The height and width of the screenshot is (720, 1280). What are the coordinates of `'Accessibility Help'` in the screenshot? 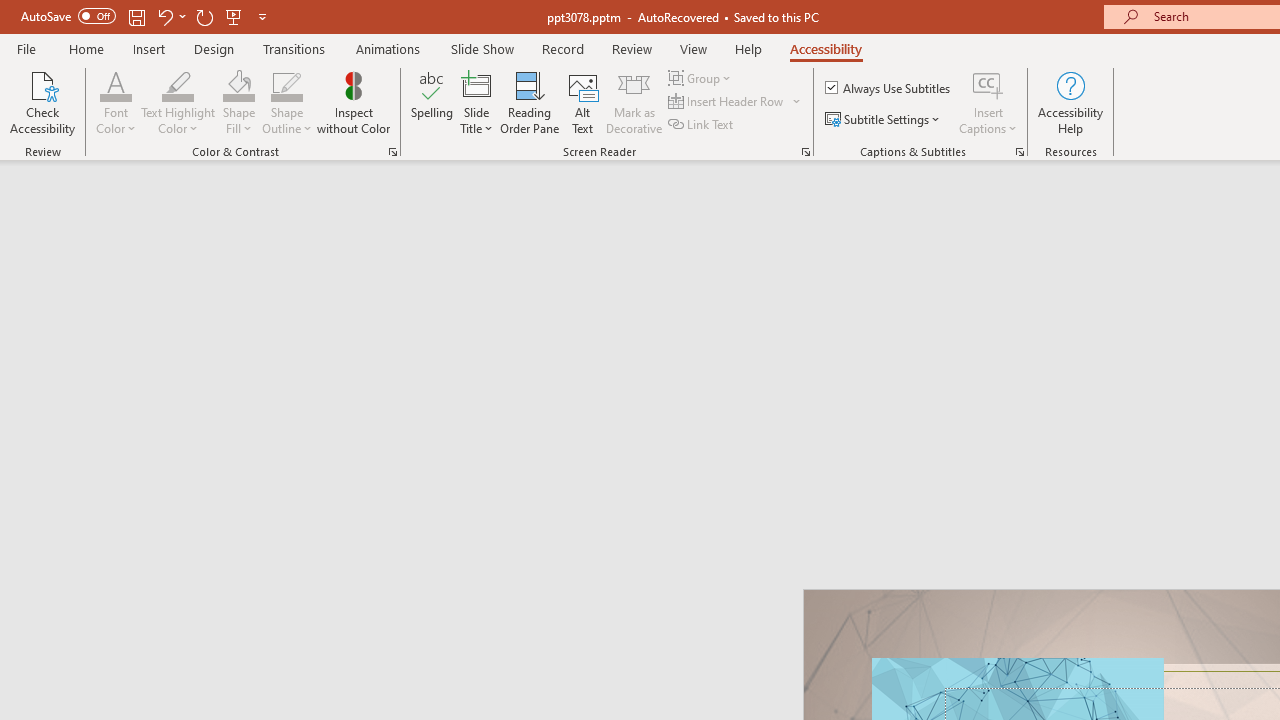 It's located at (1069, 103).